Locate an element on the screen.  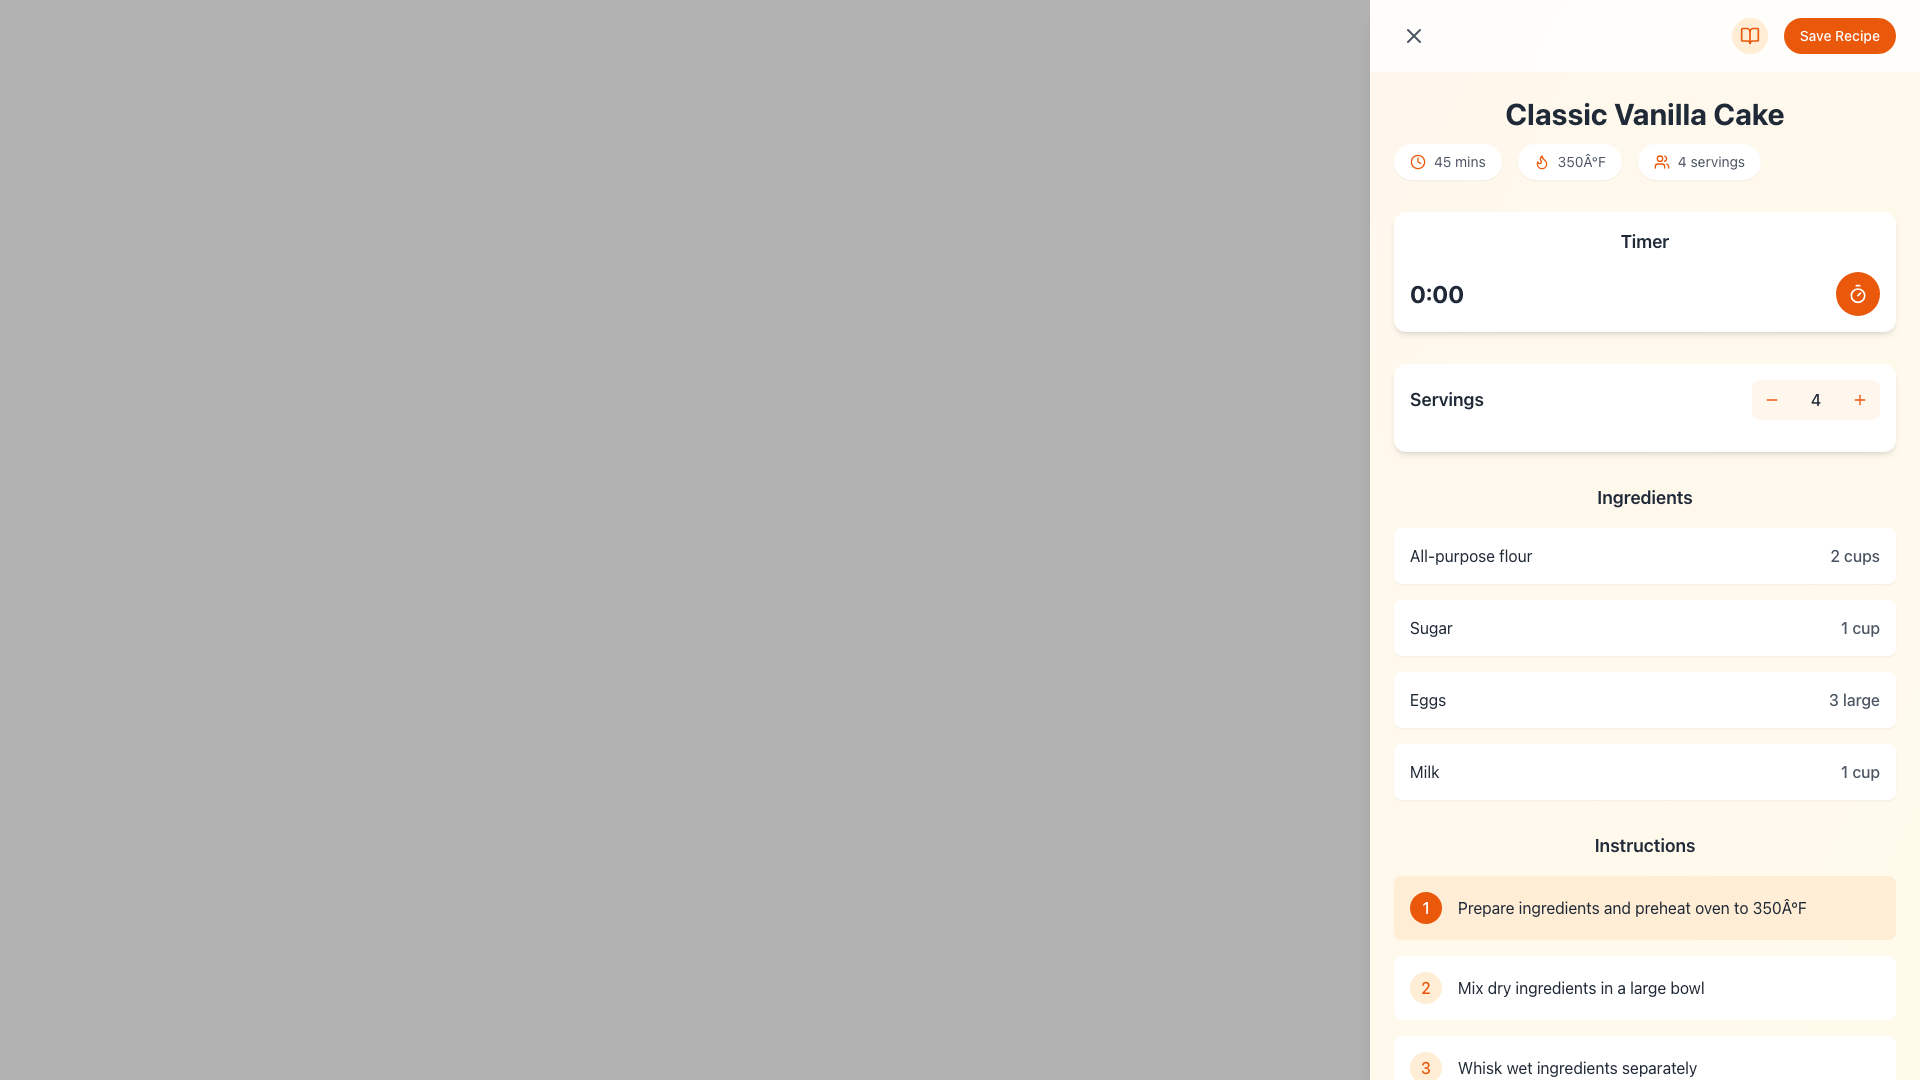
the text label that serves as a timer section indicator, positioned above the '0:00' text display is located at coordinates (1645, 241).